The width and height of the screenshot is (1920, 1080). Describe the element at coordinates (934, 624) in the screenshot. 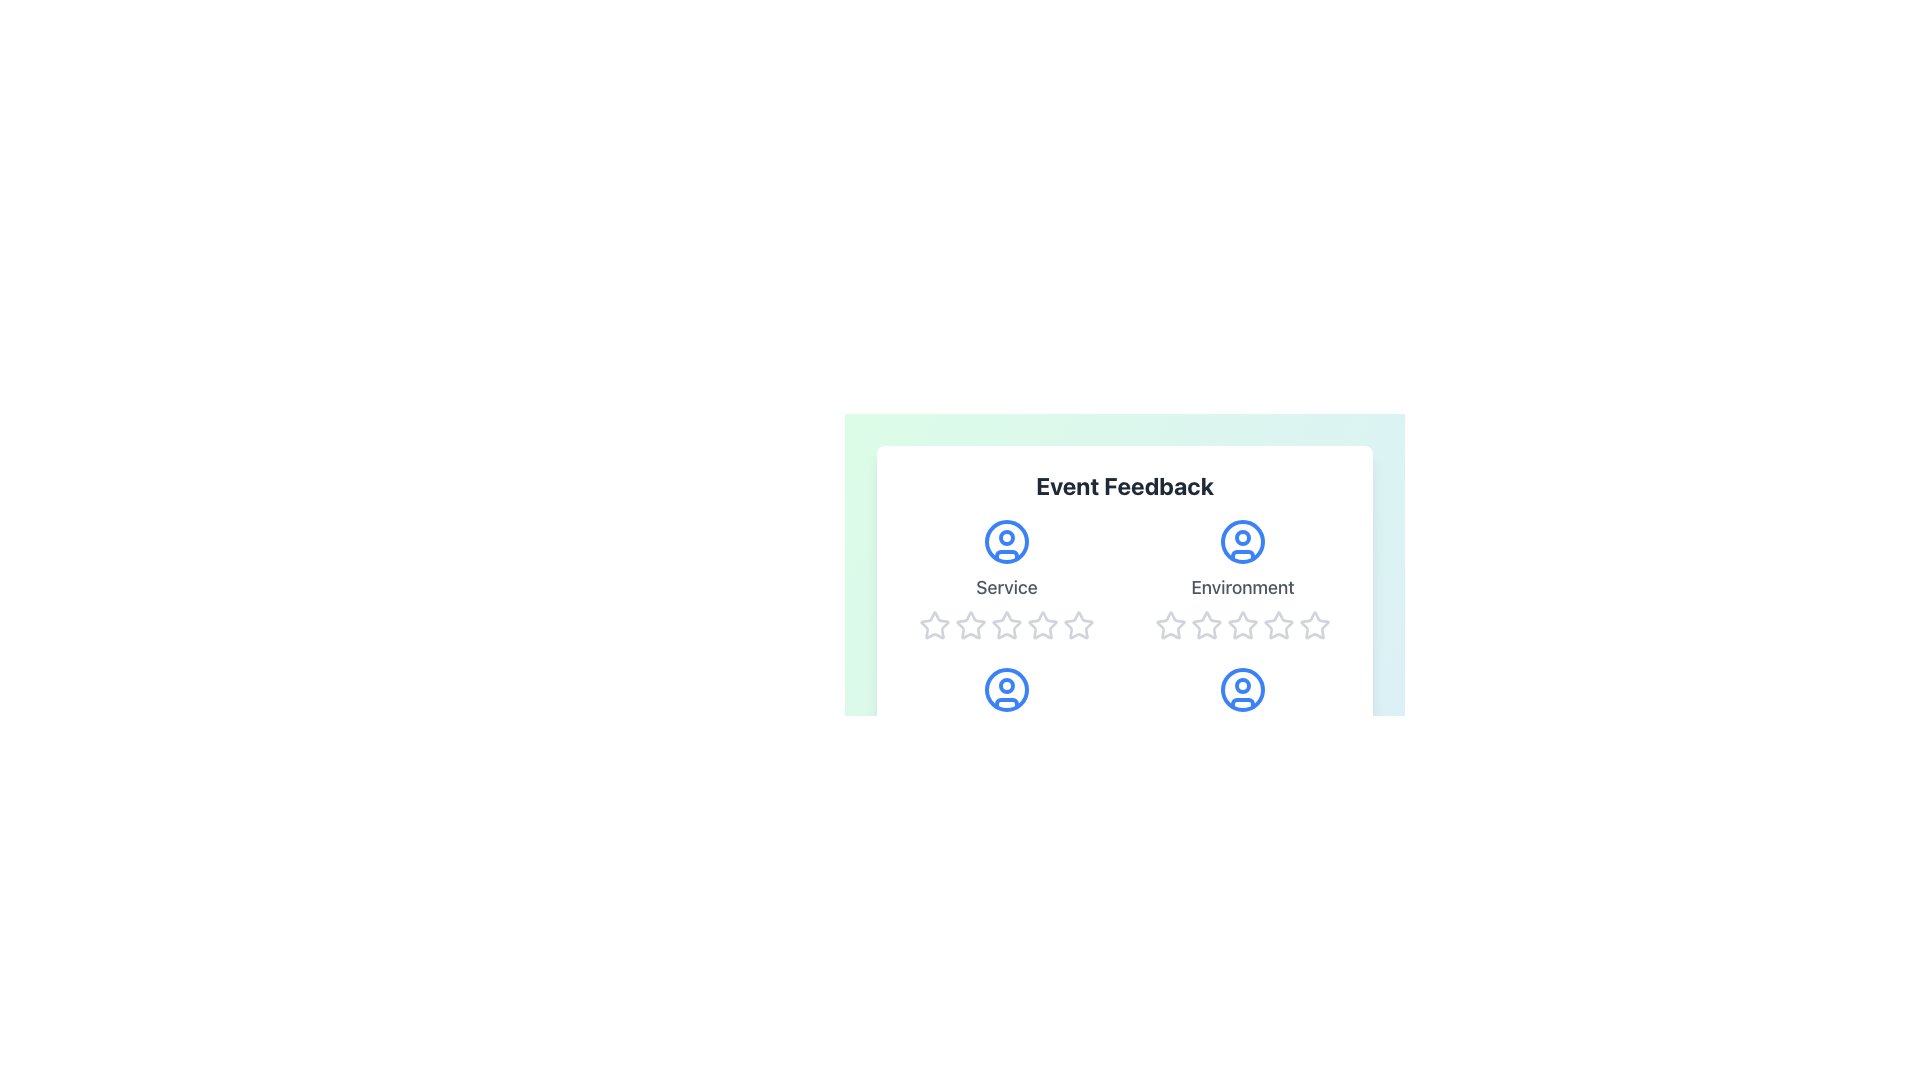

I see `the first rating star in the 'Service' rating group` at that location.